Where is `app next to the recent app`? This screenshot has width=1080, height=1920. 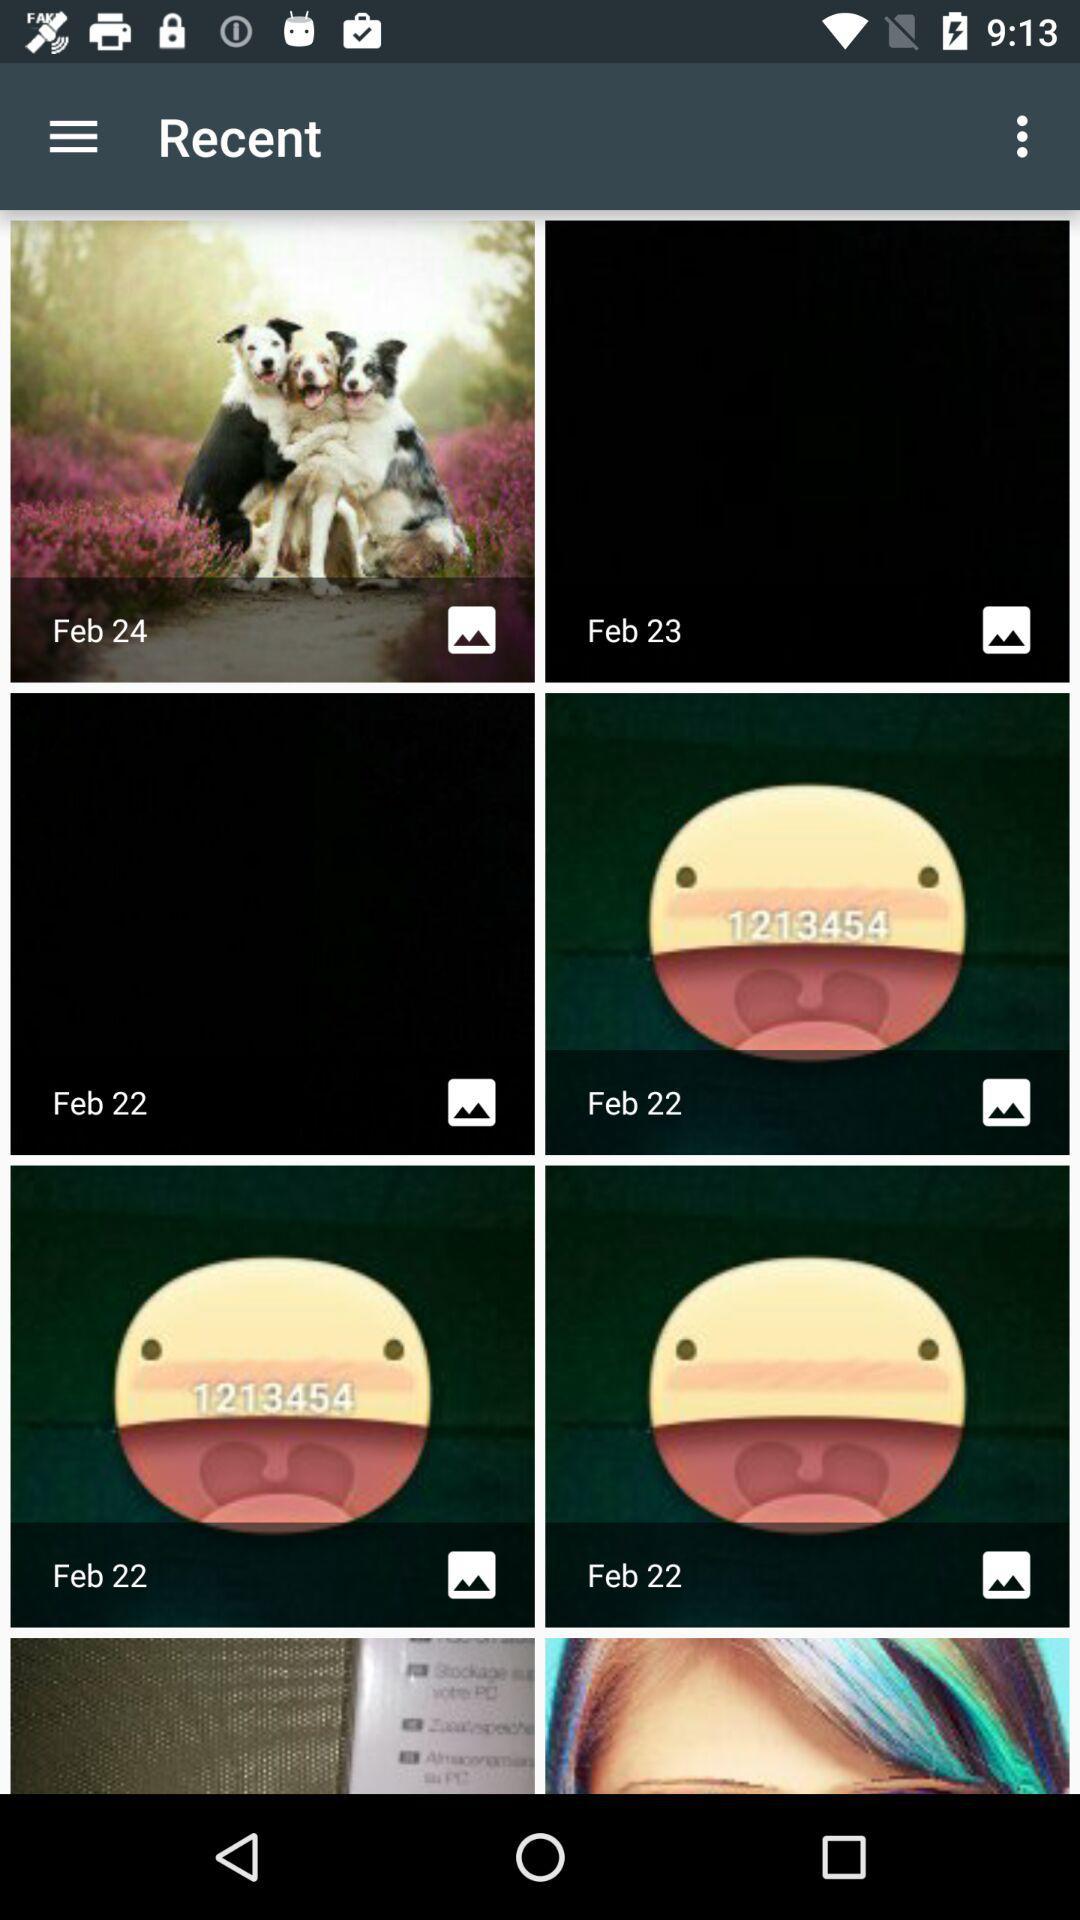
app next to the recent app is located at coordinates (1027, 135).